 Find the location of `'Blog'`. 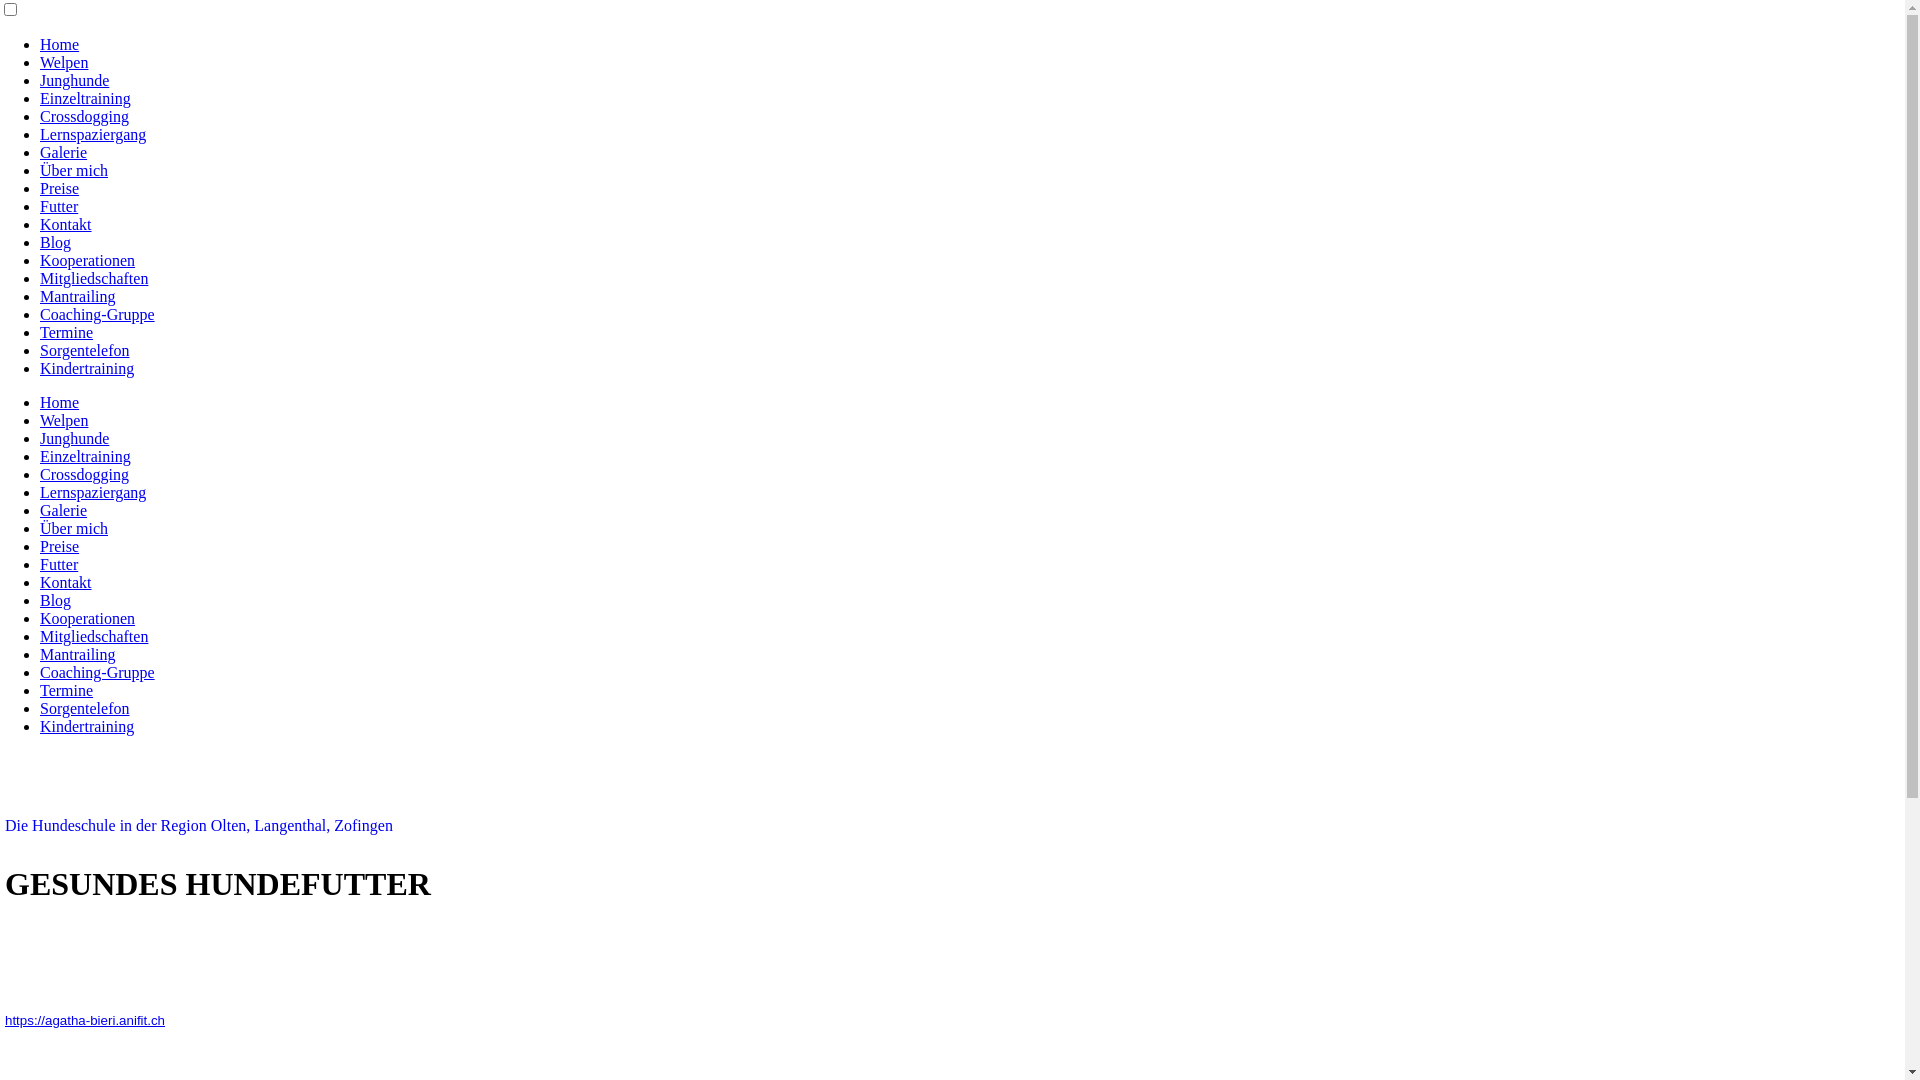

'Blog' is located at coordinates (39, 599).